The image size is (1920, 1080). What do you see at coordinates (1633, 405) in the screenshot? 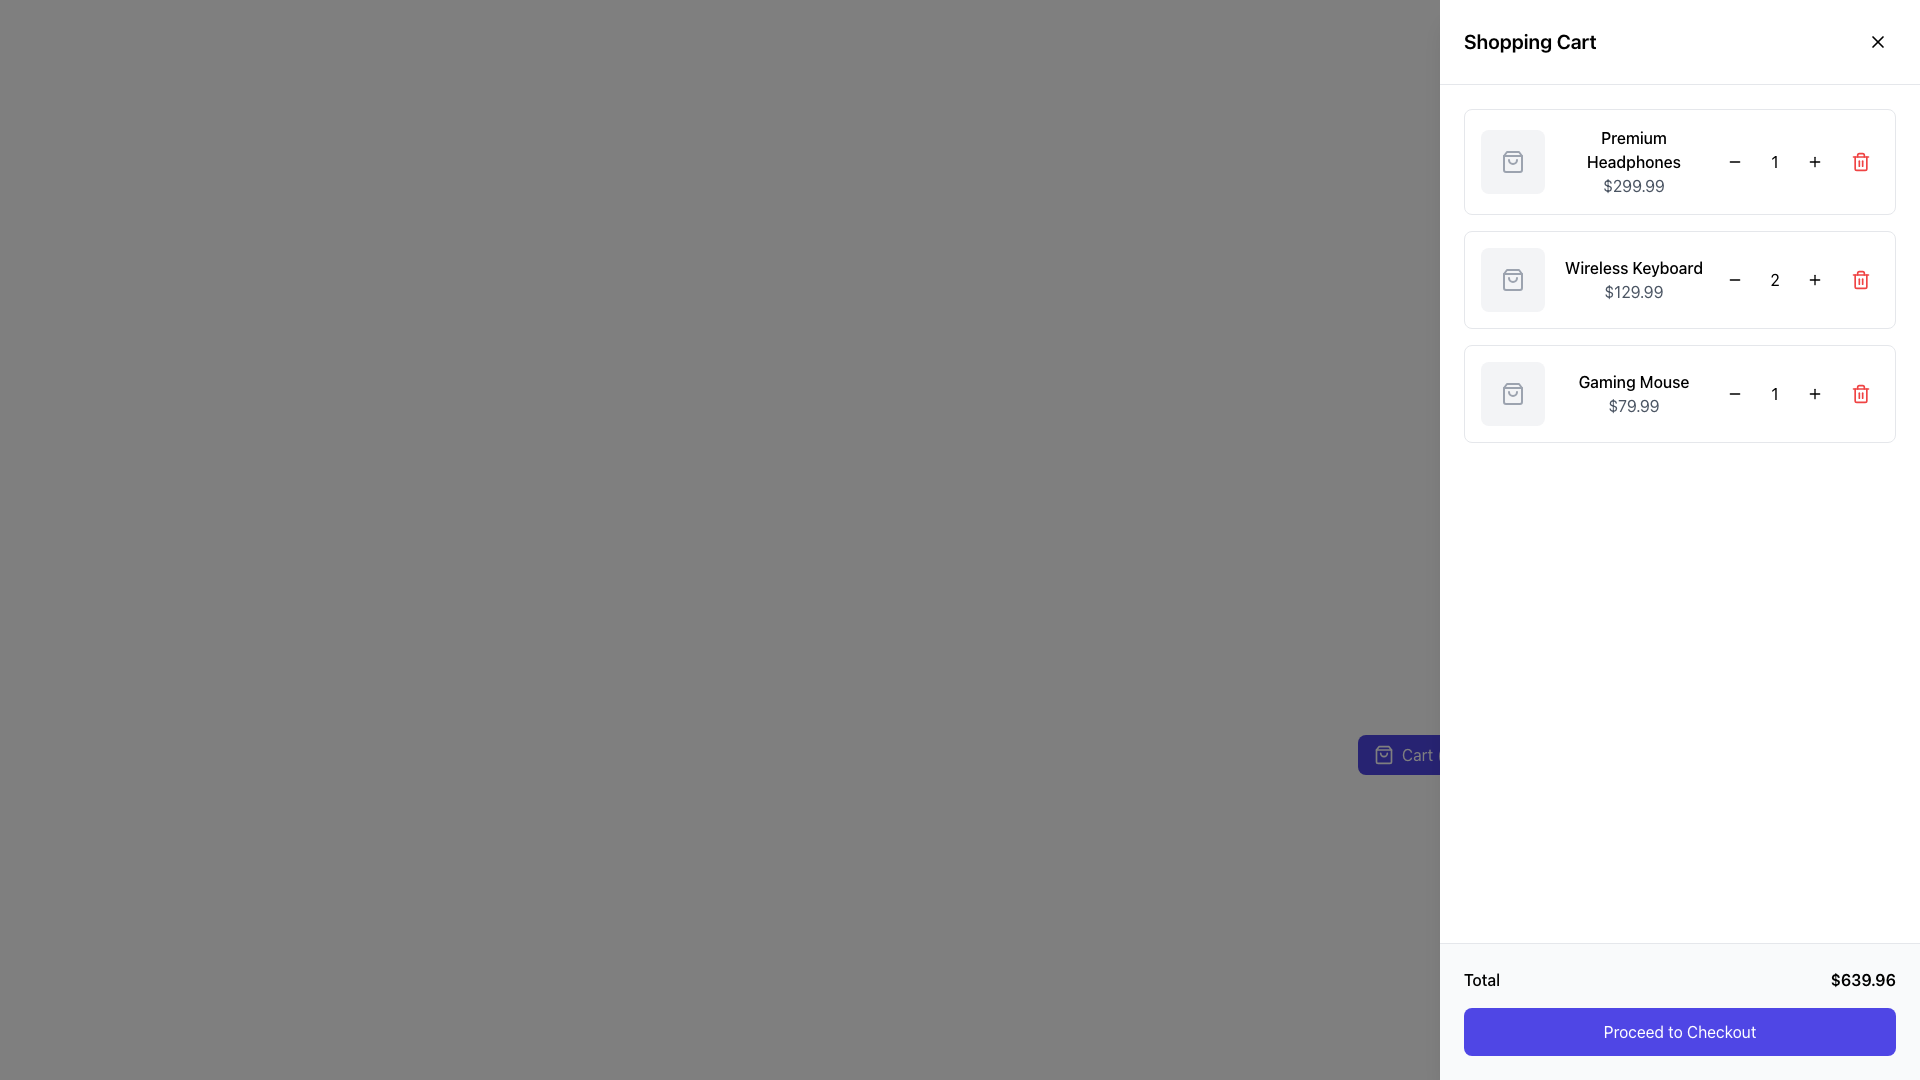
I see `the price indicator text for the 'Gaming Mouse' item in the cart panel, which is located beneath the title 'Gaming Mouse'` at bounding box center [1633, 405].